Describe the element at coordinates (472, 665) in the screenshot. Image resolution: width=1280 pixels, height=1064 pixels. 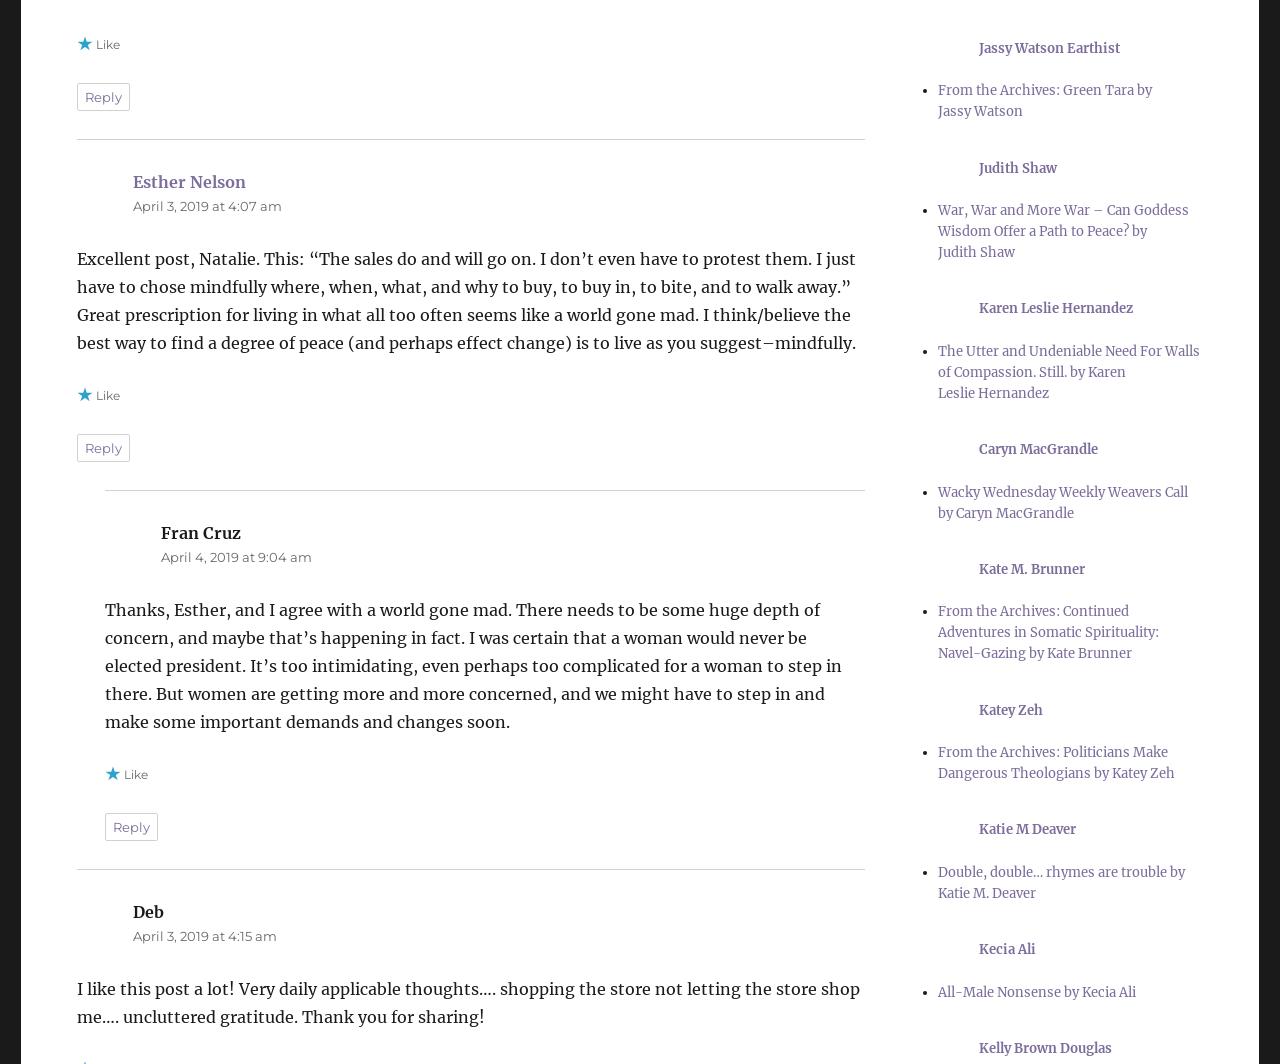
I see `'Thanks, Esther, and I agree with a world gone mad.  There needs to be some huge depth of concern, and maybe that’s happening in fact.  I was certain that a woman would never be elected president.  It’s too intimidating, even perhaps too complicated for a woman to step in there.  But women are getting more and more concerned, and we might have to step in and make some important demands and changes soon.'` at that location.